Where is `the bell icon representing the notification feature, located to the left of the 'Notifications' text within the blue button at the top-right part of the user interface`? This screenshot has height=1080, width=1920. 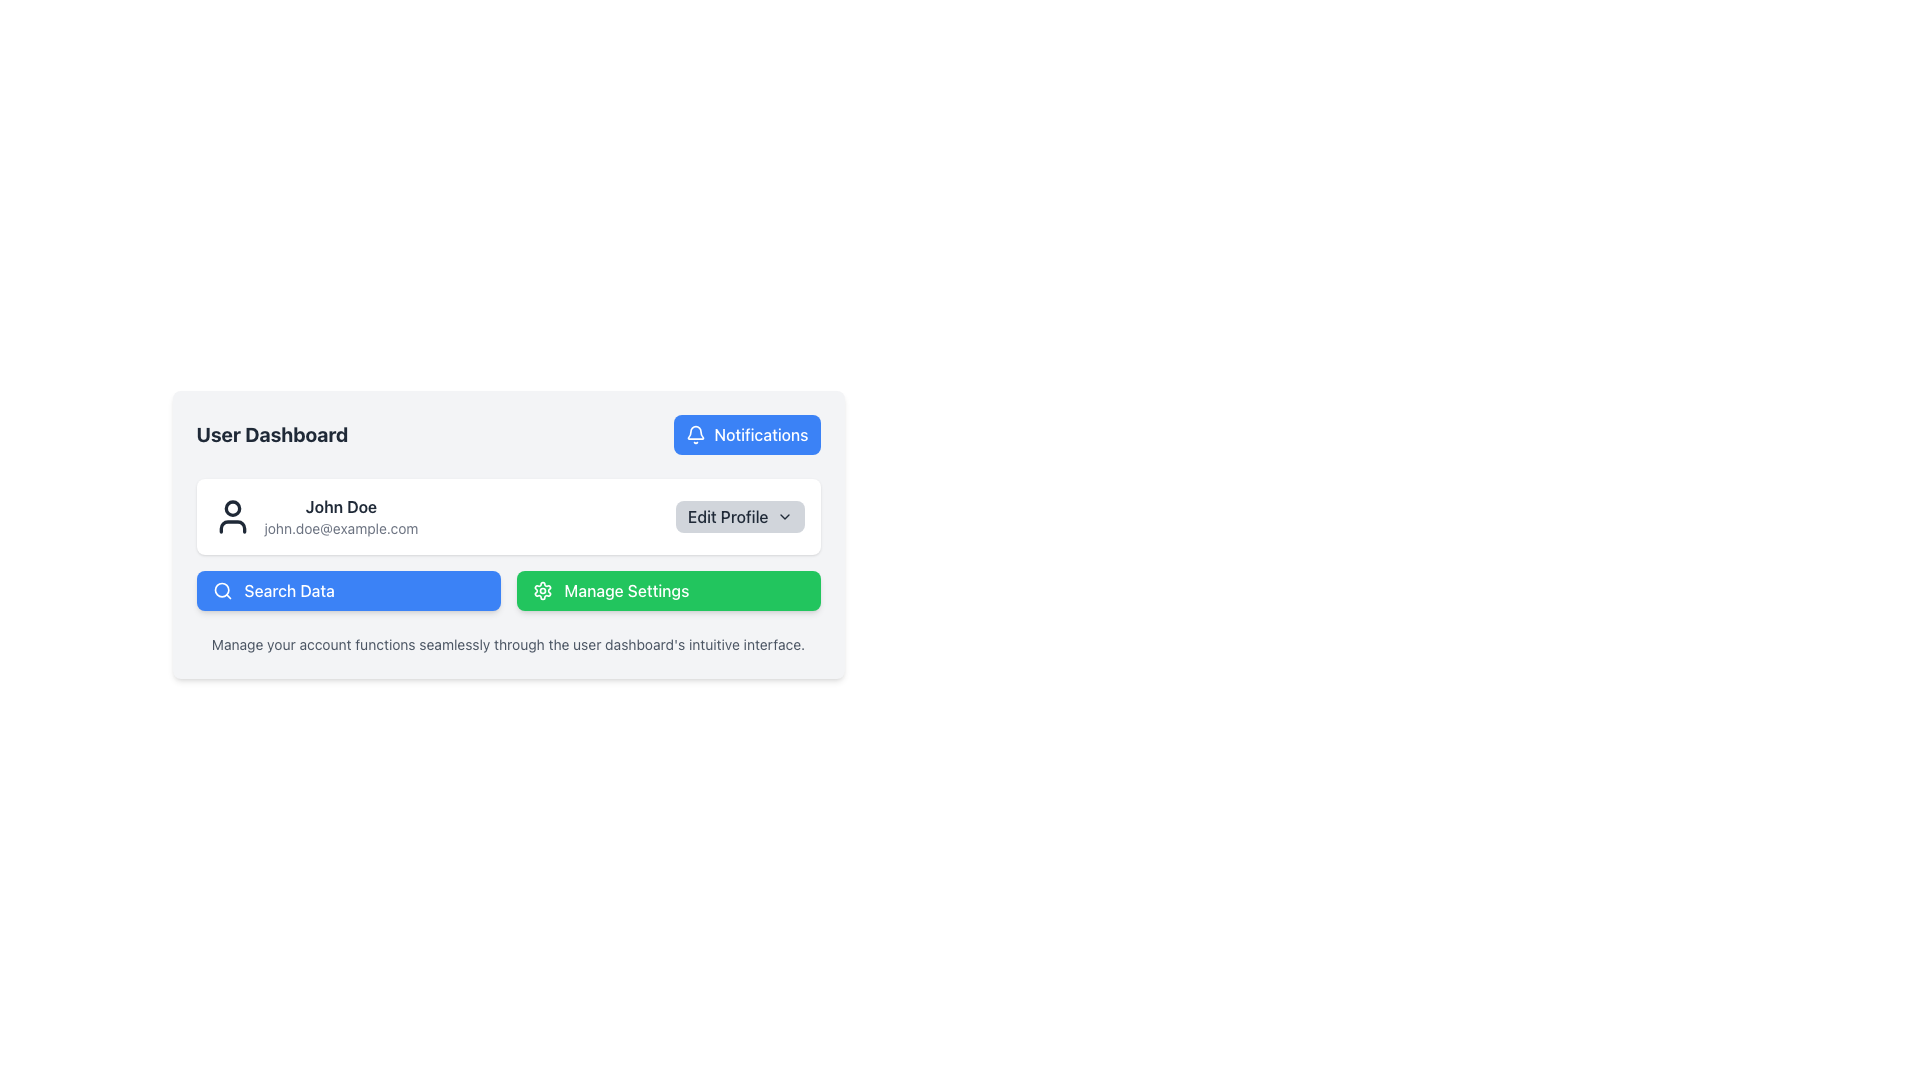
the bell icon representing the notification feature, located to the left of the 'Notifications' text within the blue button at the top-right part of the user interface is located at coordinates (696, 434).